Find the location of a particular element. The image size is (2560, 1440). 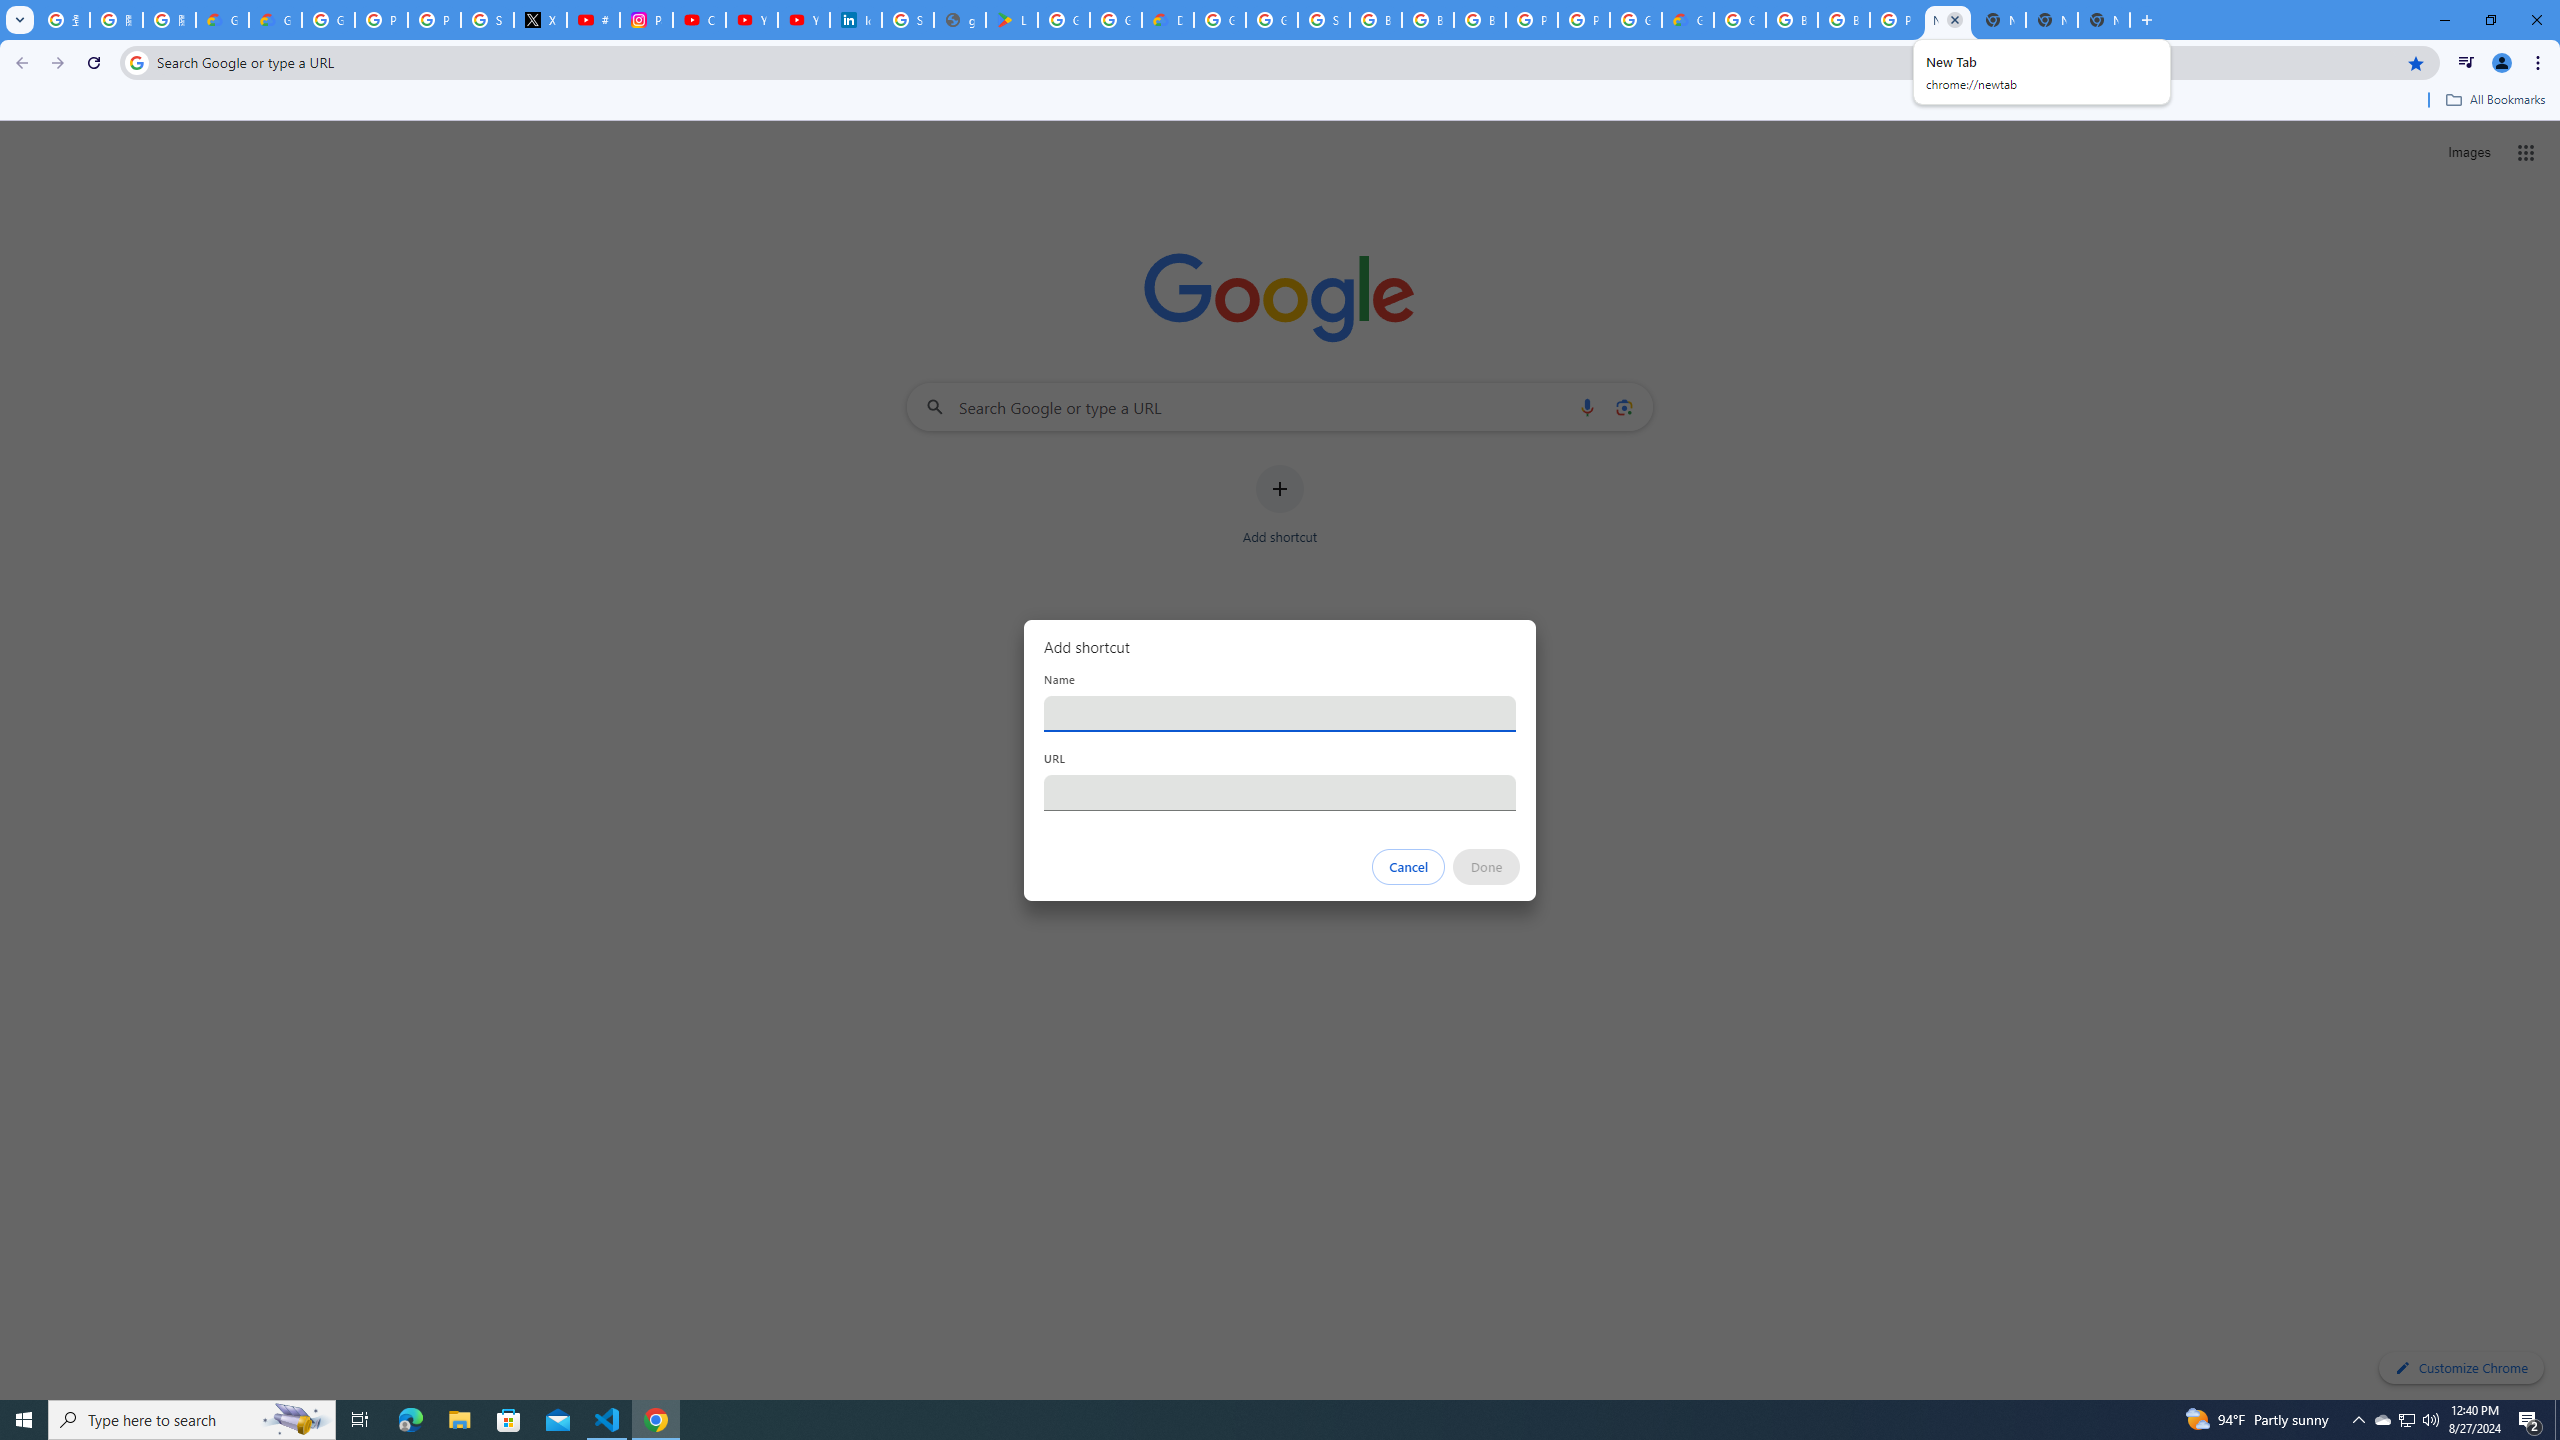

'Done' is located at coordinates (1487, 866).